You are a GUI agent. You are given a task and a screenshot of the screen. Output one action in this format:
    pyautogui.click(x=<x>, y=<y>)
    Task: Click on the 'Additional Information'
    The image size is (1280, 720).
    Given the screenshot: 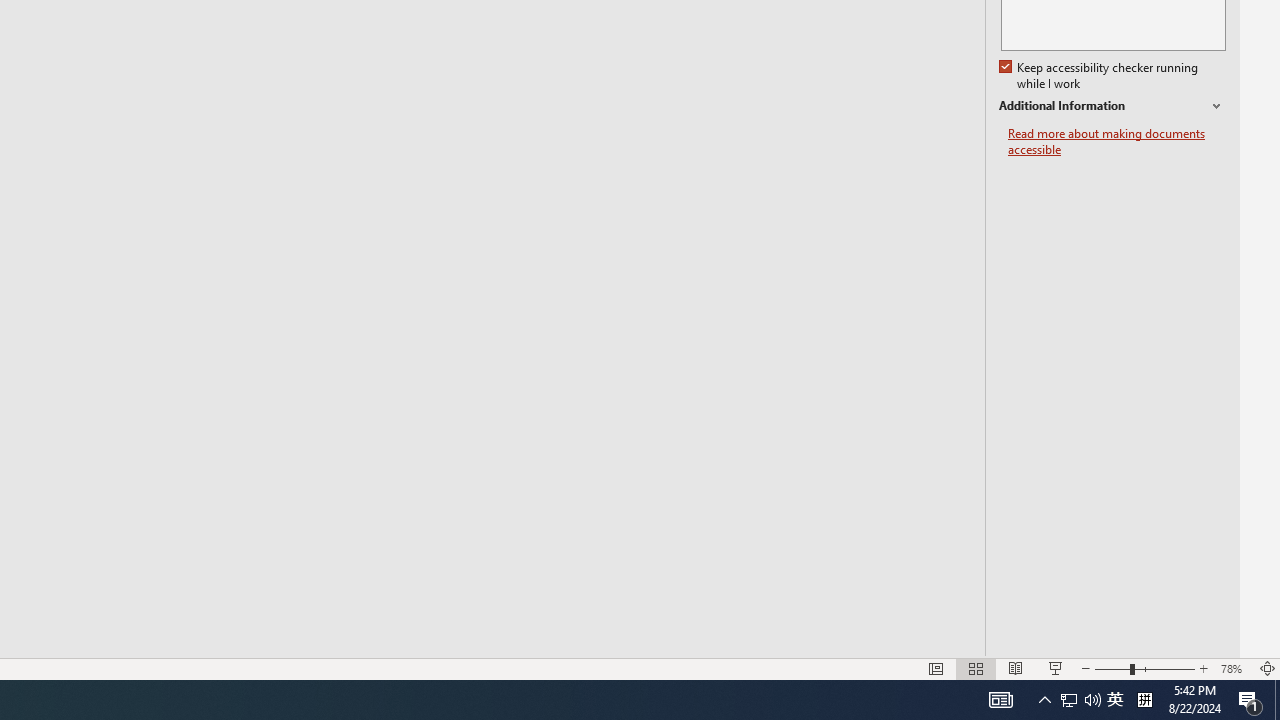 What is the action you would take?
    pyautogui.click(x=1111, y=106)
    